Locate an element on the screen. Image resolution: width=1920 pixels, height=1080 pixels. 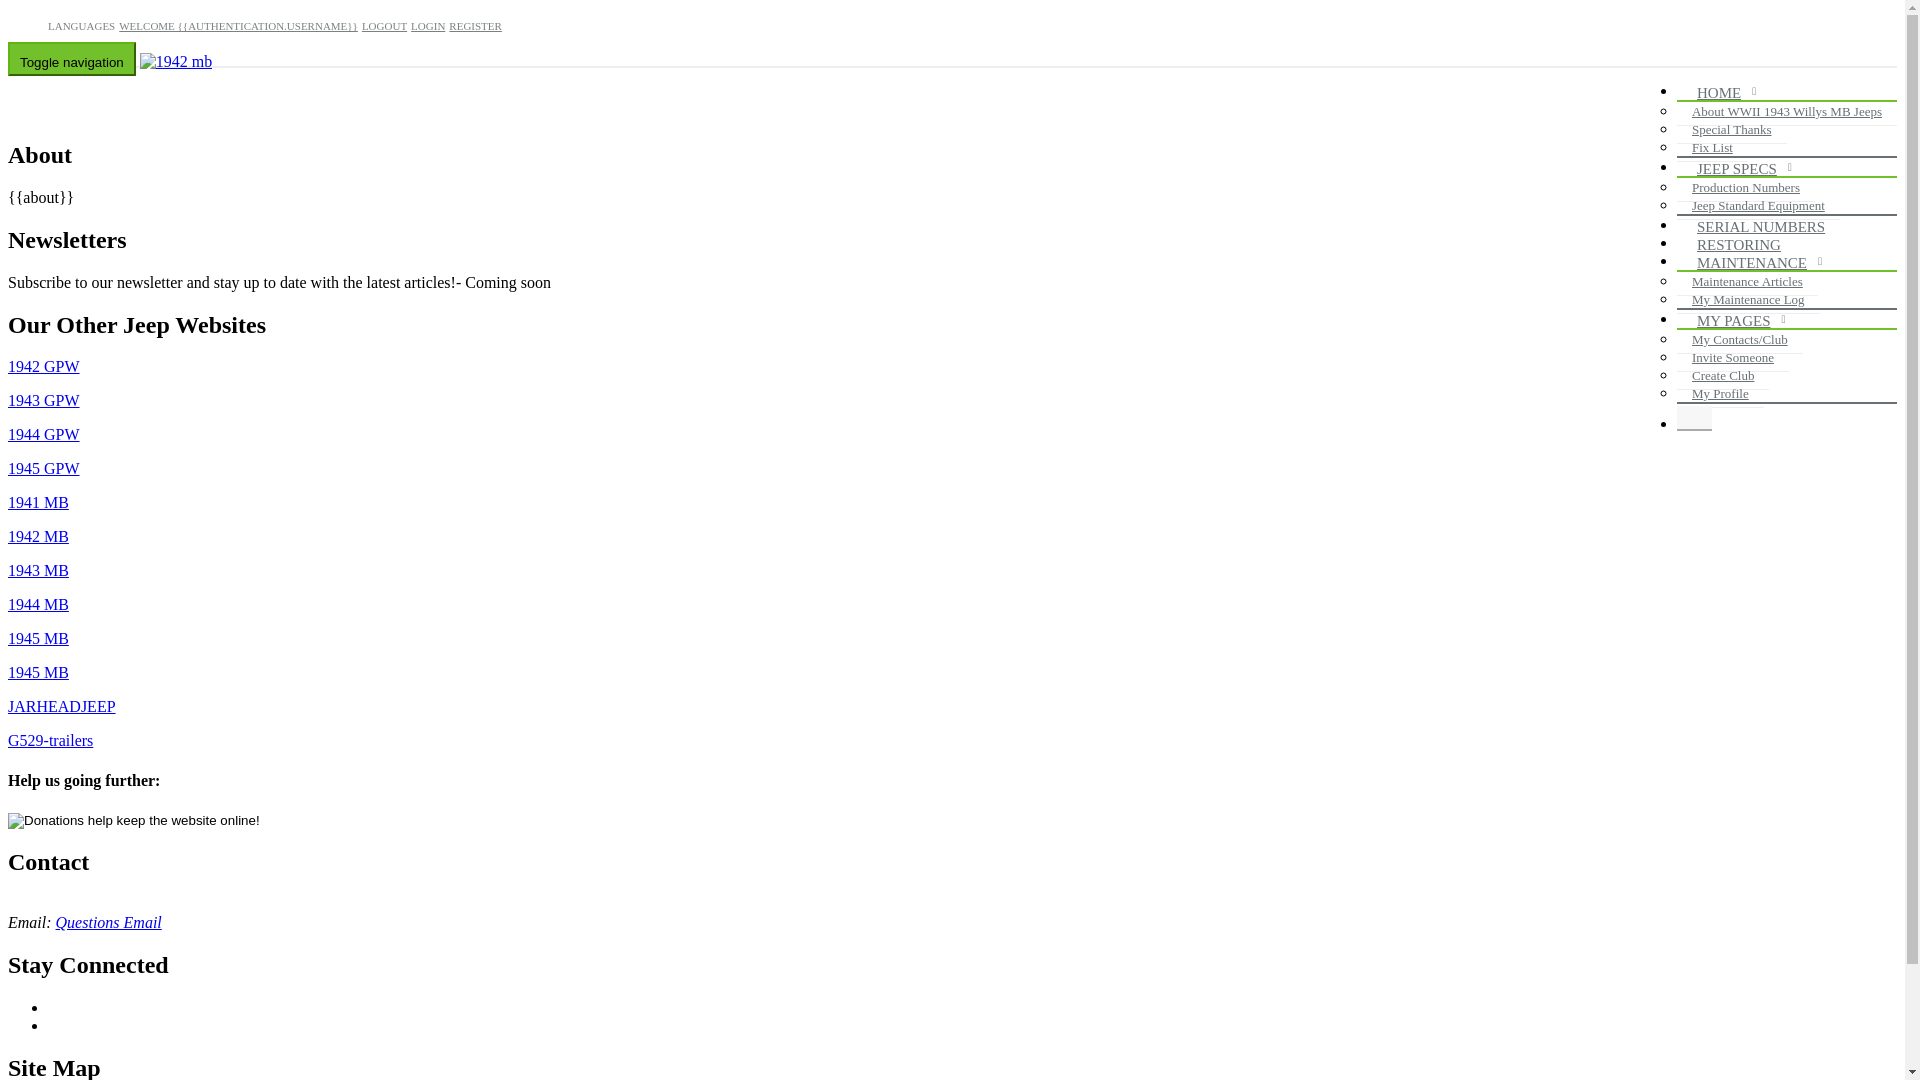
'My Contacts/Club' is located at coordinates (1738, 338).